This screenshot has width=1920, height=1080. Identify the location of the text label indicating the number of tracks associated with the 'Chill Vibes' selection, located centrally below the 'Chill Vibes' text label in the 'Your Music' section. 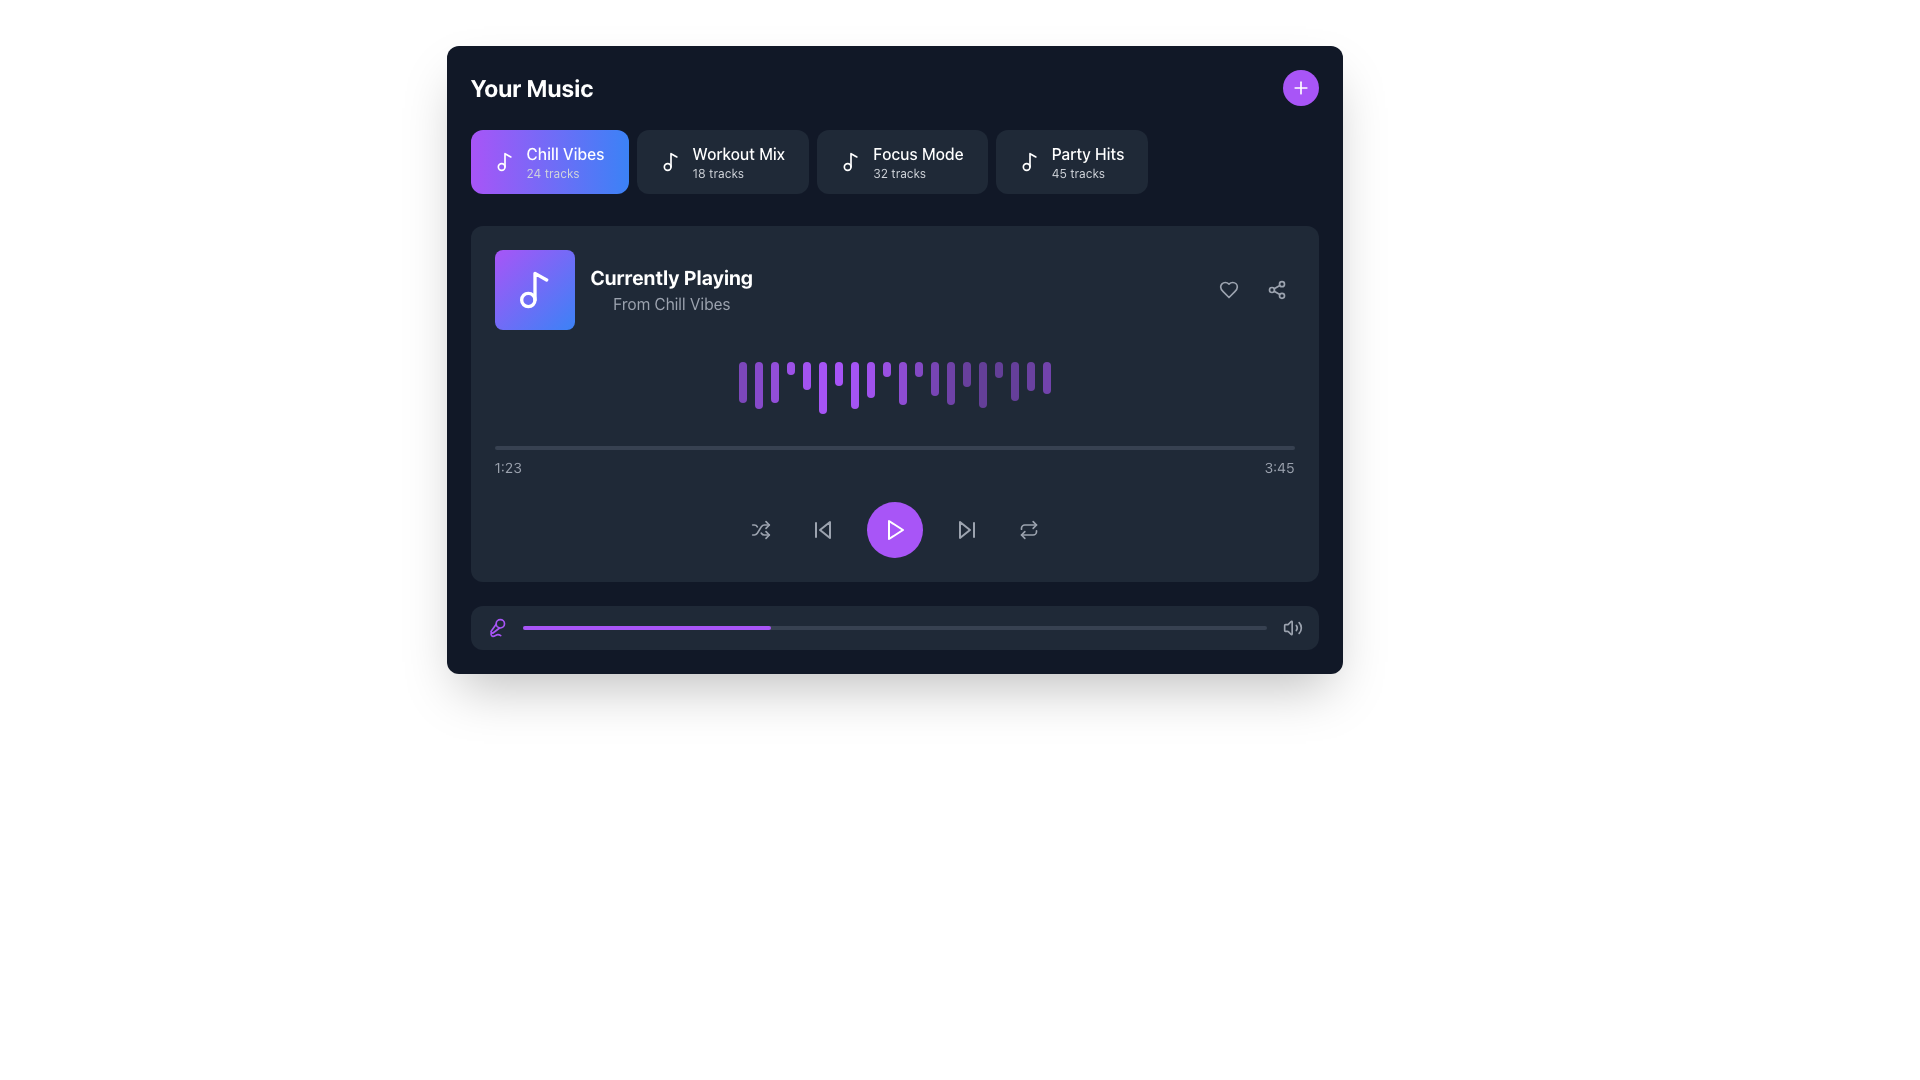
(552, 172).